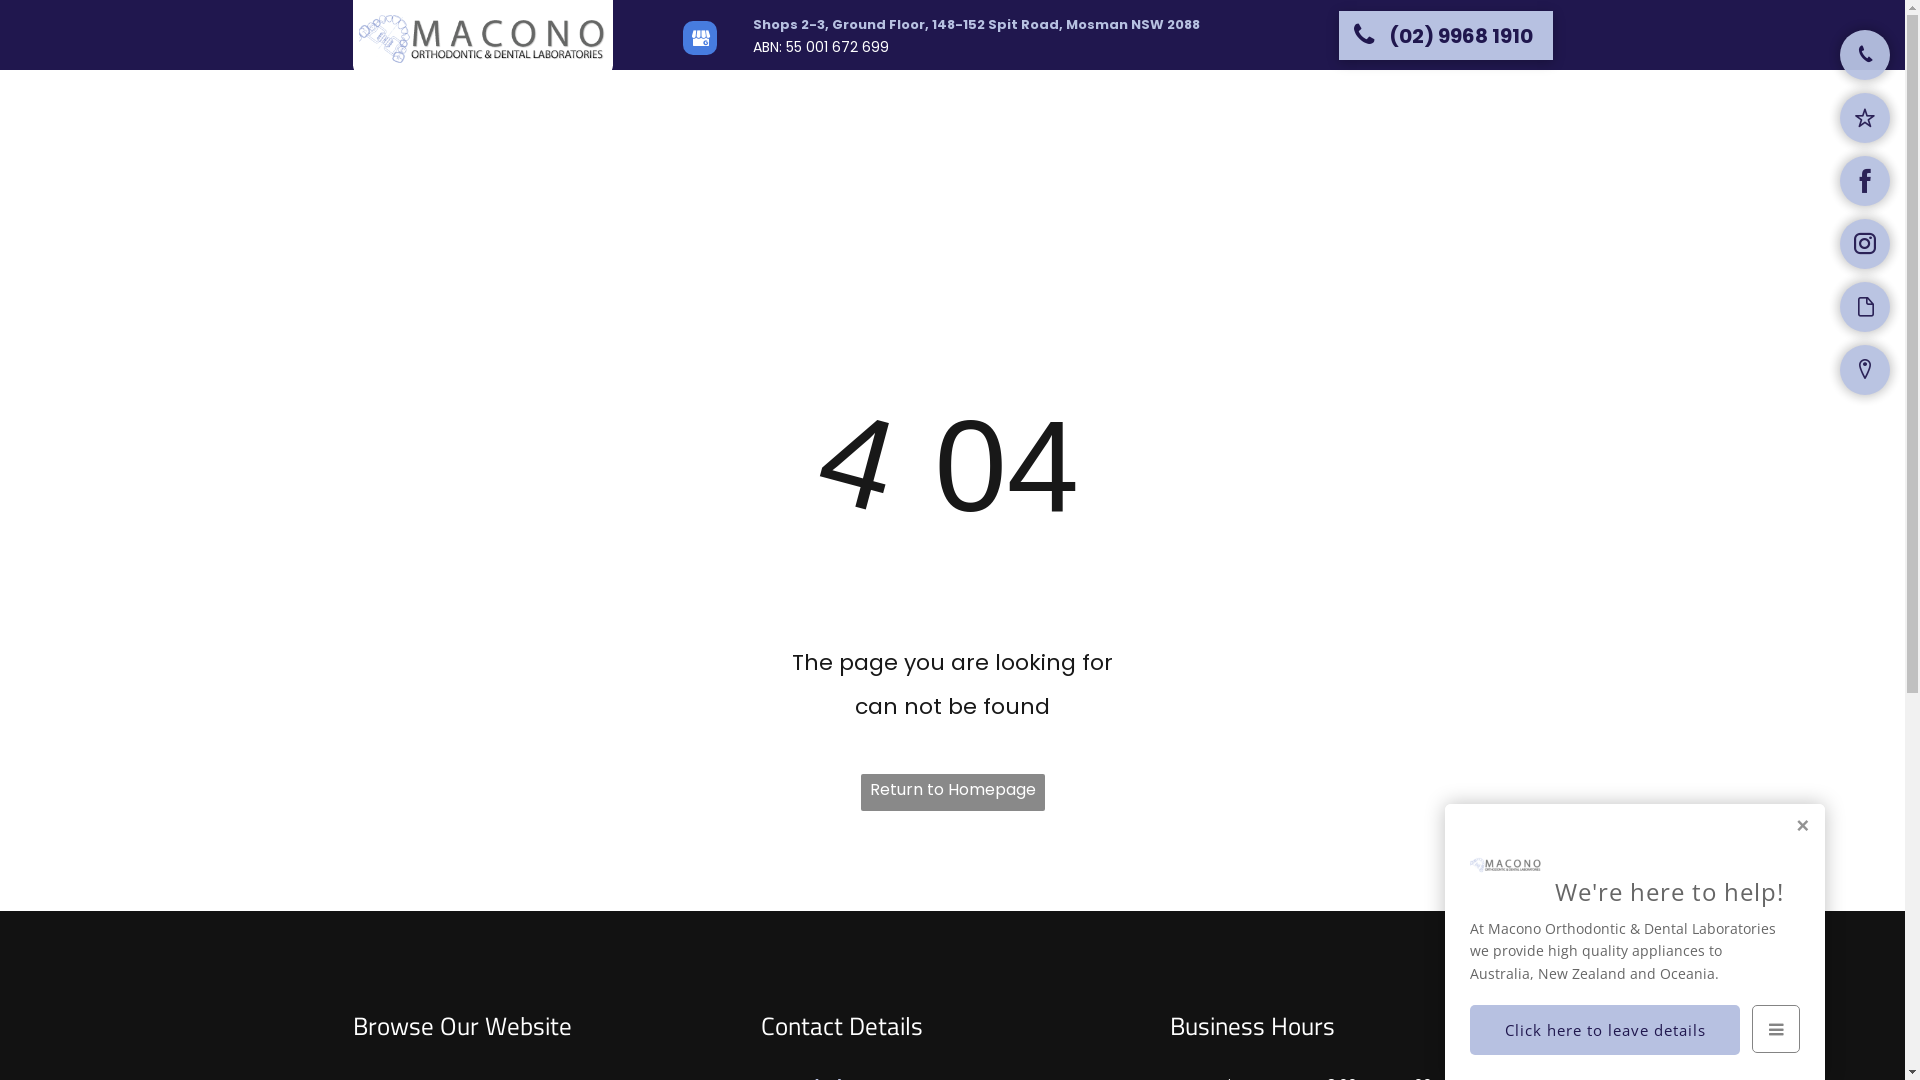 Image resolution: width=1920 pixels, height=1080 pixels. What do you see at coordinates (950, 791) in the screenshot?
I see `'Return to Homepage'` at bounding box center [950, 791].